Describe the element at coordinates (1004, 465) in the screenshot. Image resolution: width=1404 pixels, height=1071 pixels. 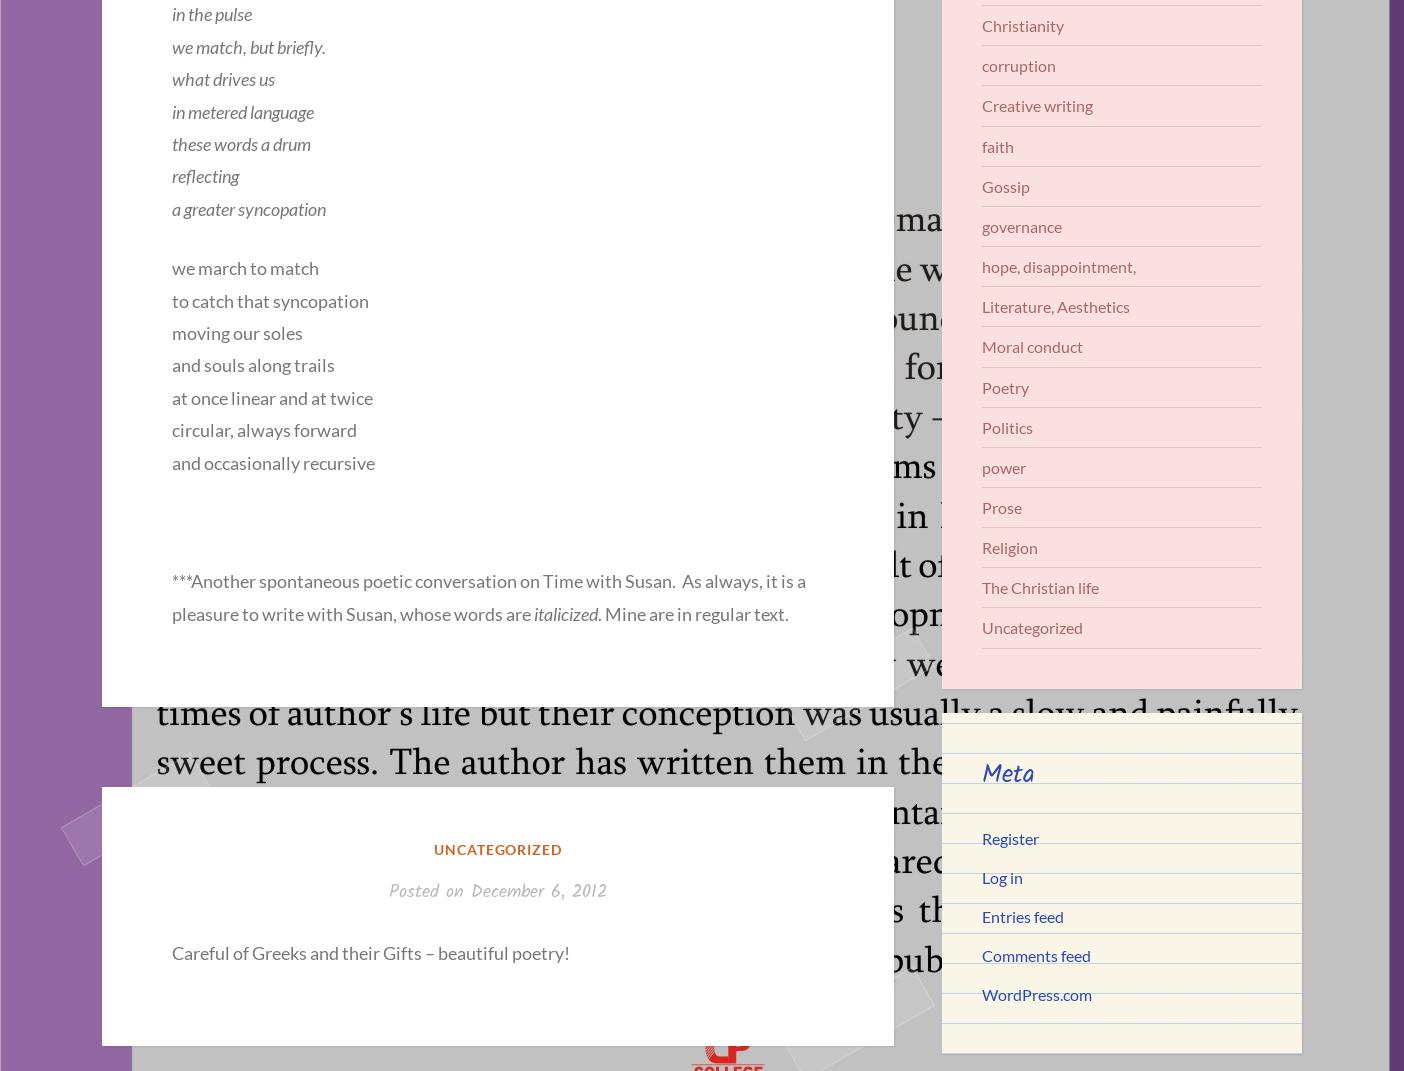
I see `'power'` at that location.